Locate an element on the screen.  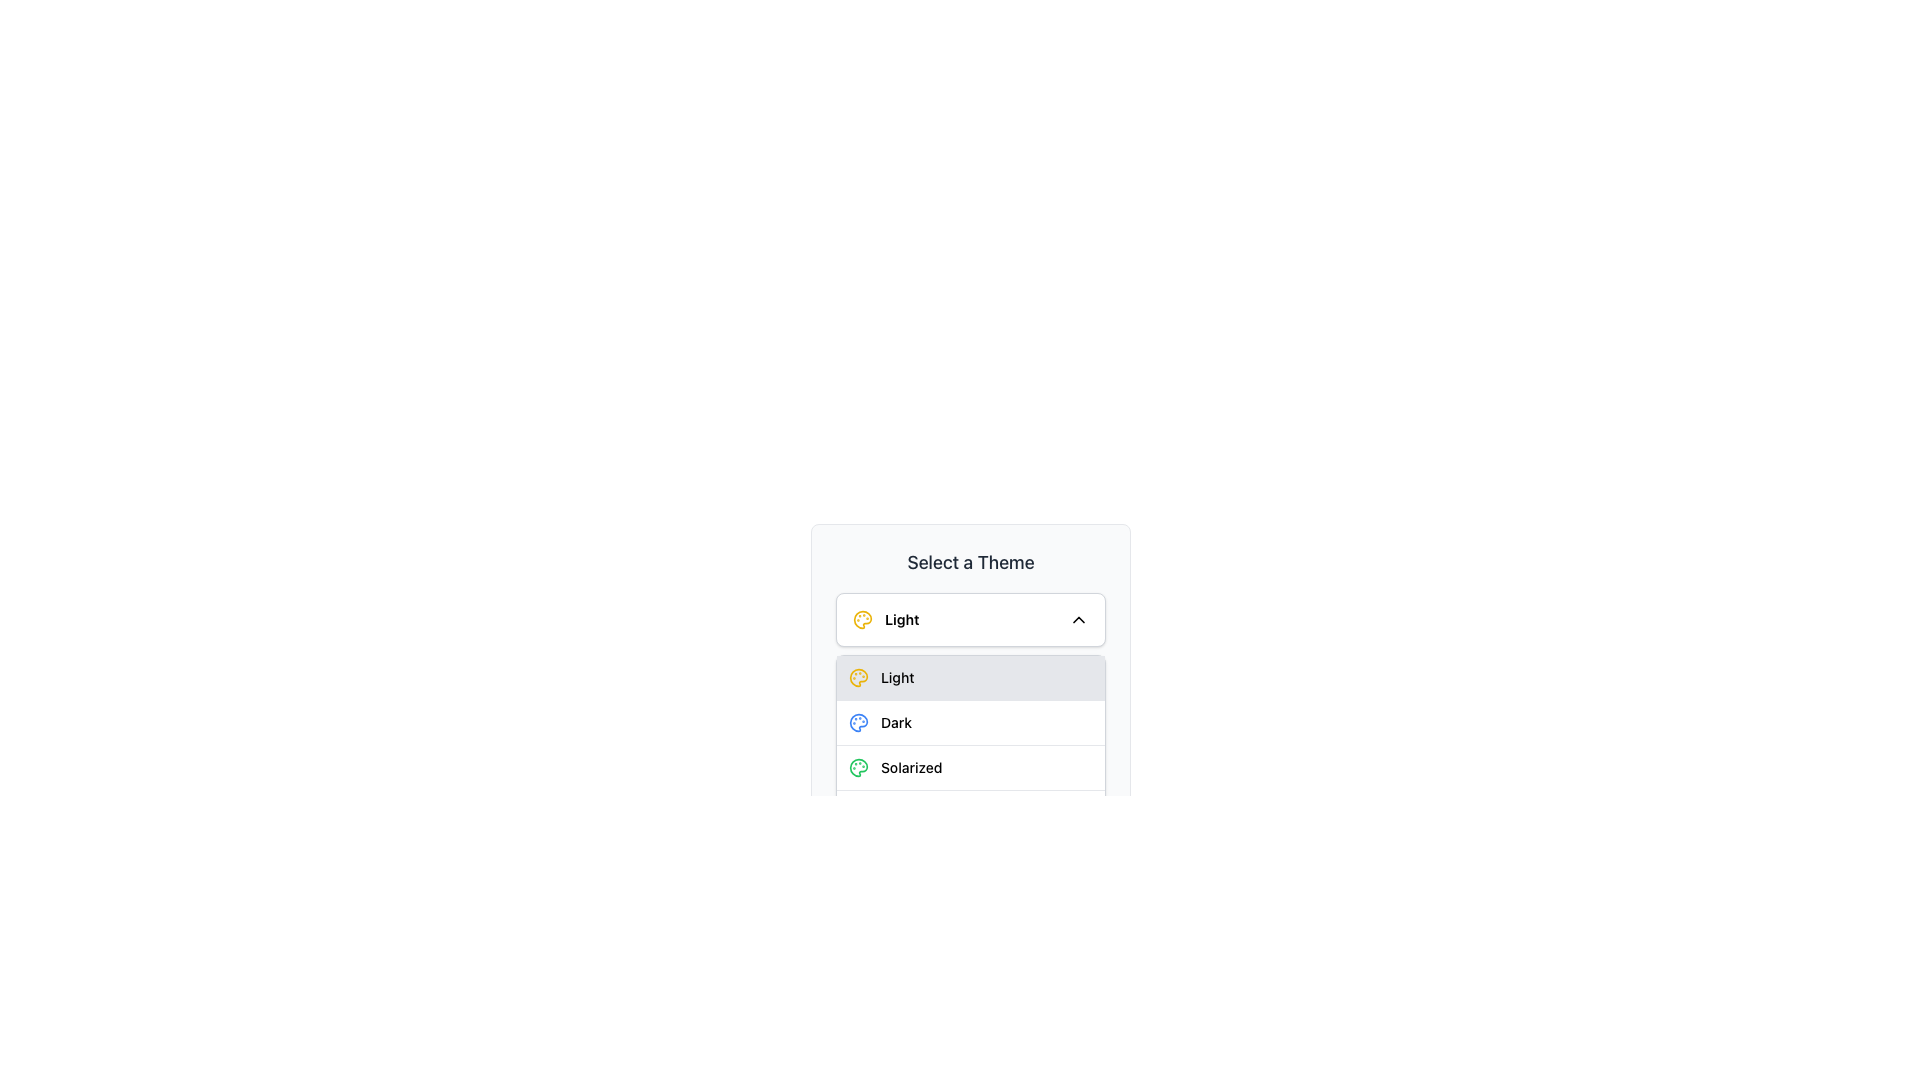
the second icon within the dropdown menu labeled 'Select a Theme' is located at coordinates (859, 722).